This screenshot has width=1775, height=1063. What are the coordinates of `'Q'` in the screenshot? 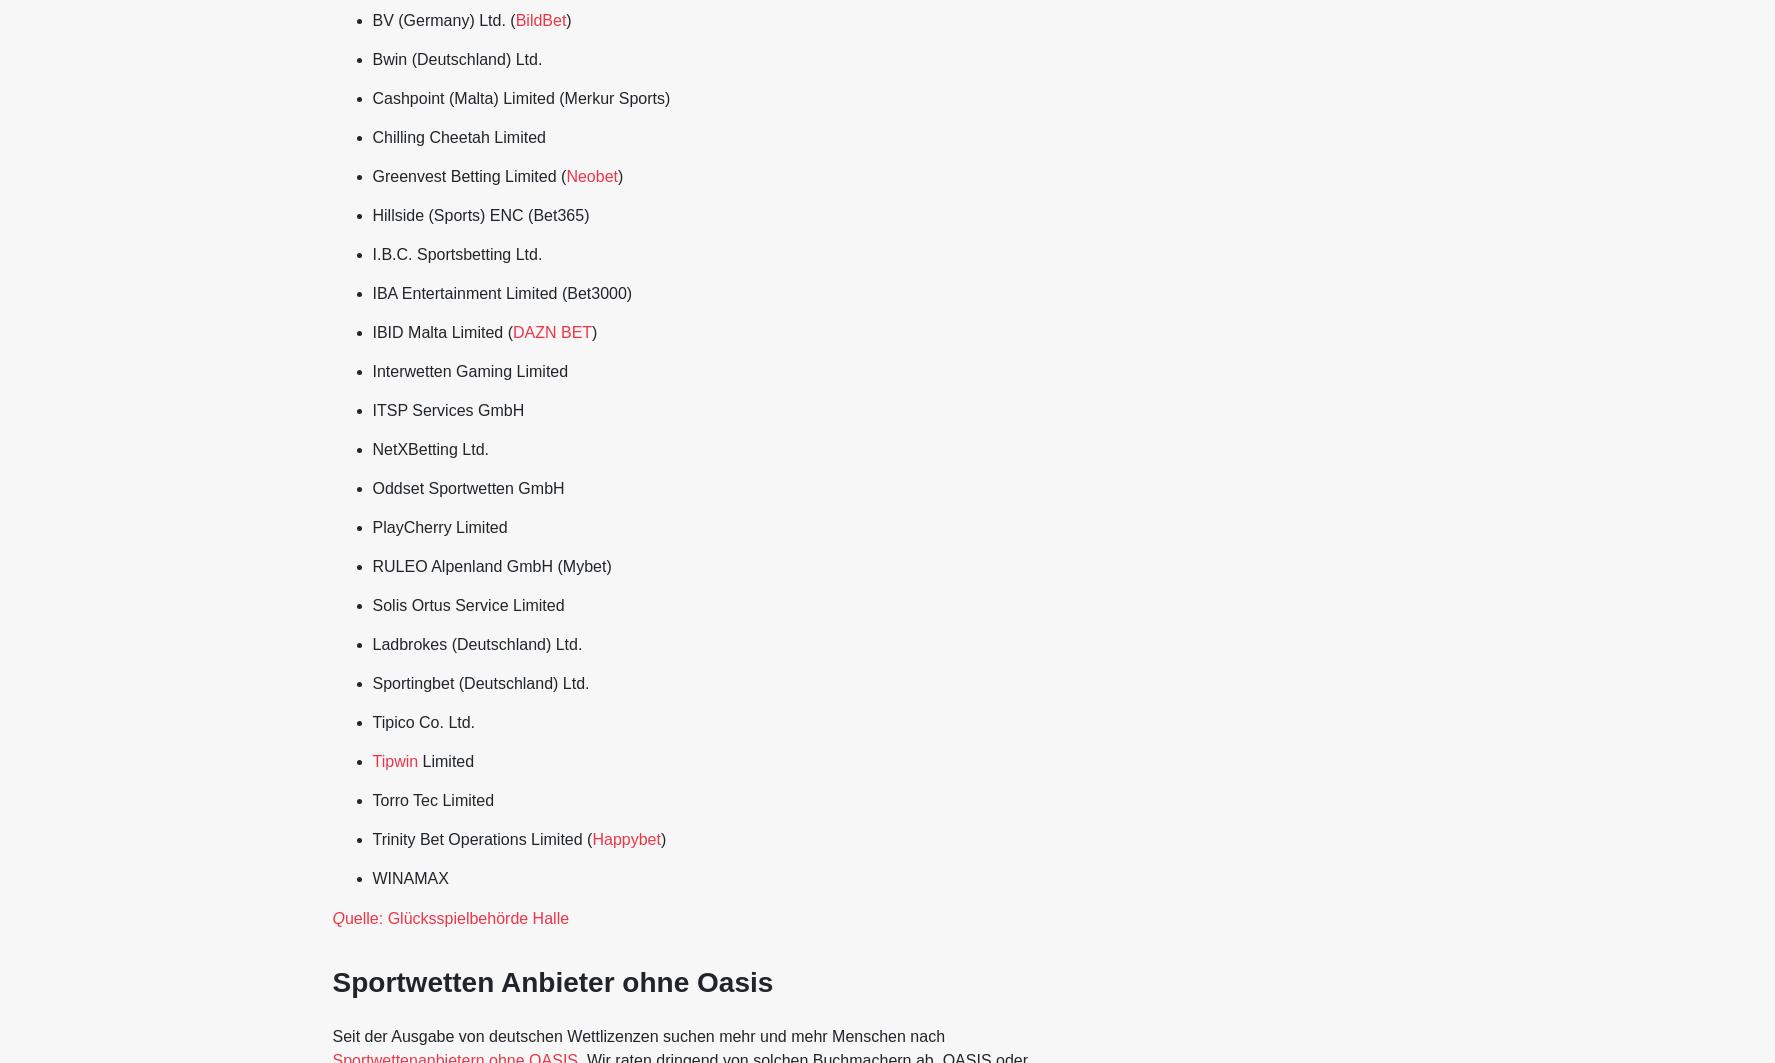 It's located at (336, 917).